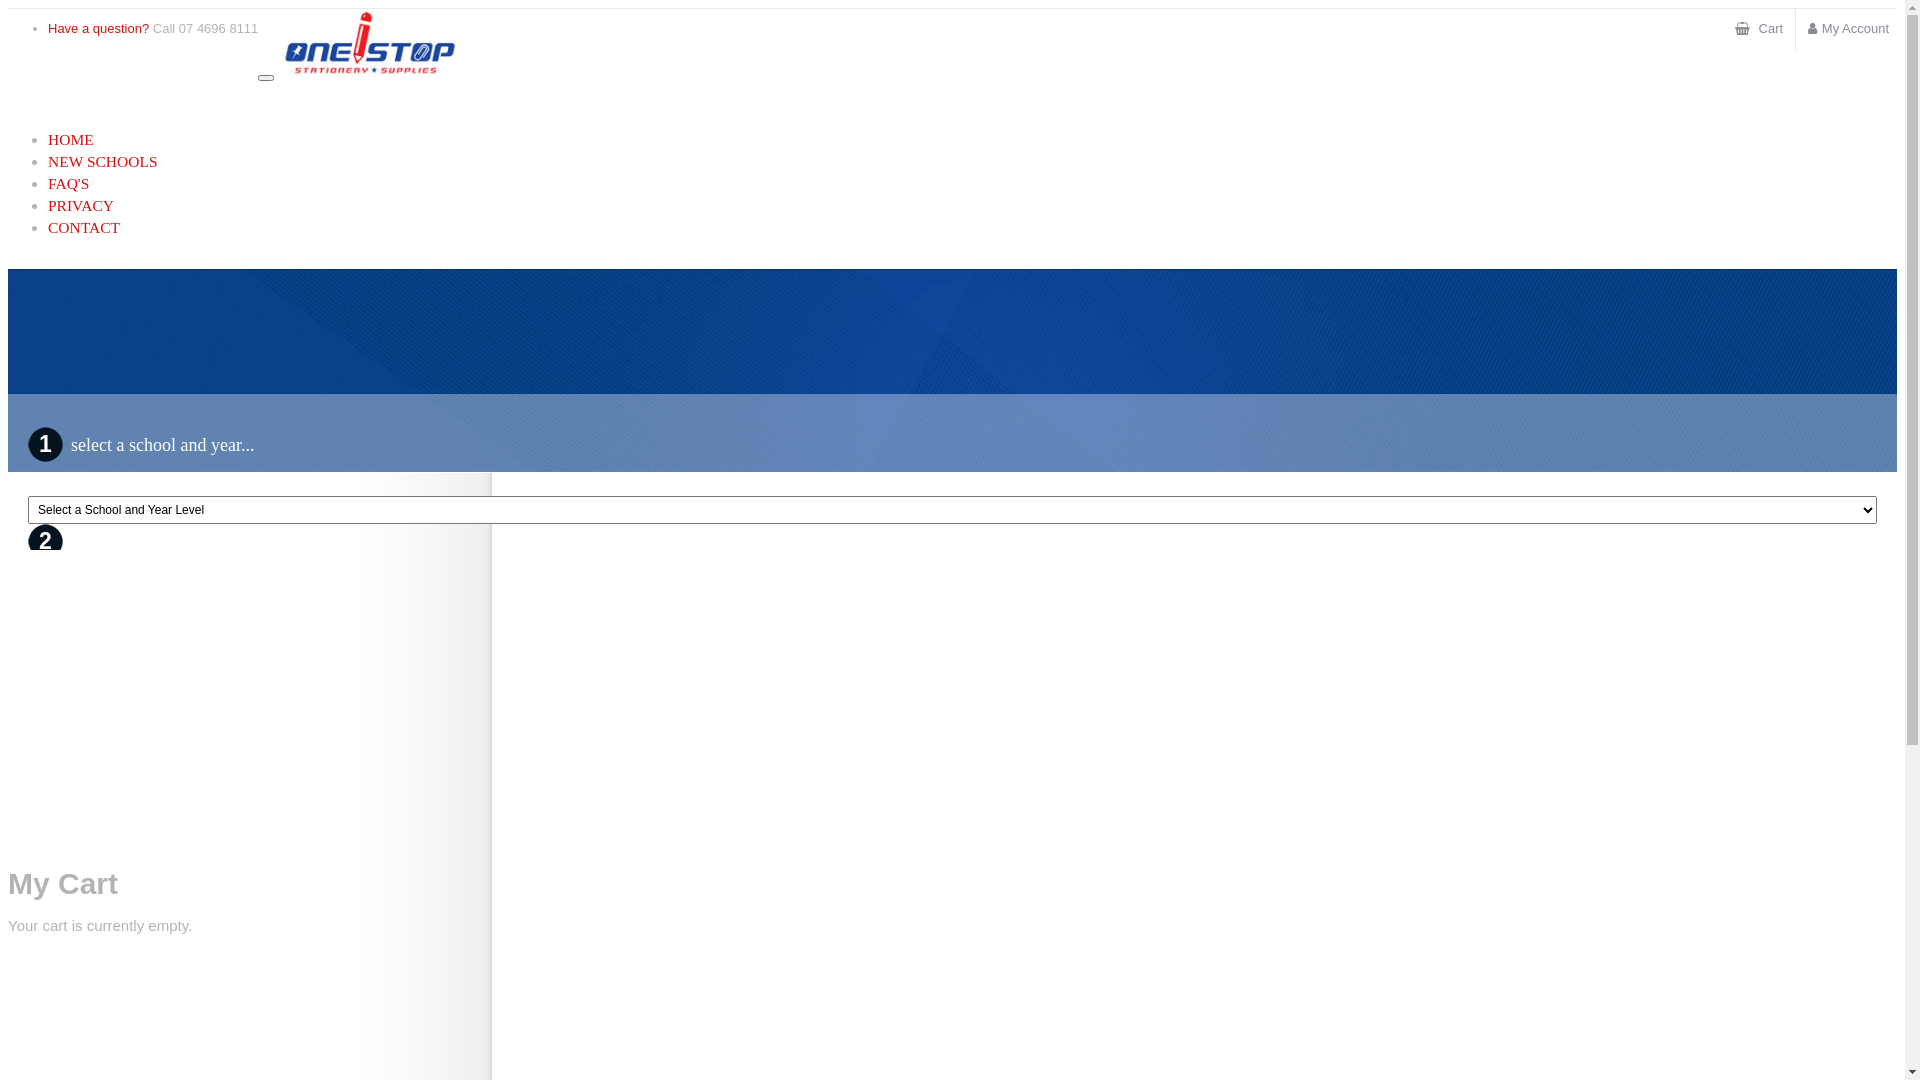 The image size is (1920, 1080). I want to click on 'HOME', so click(48, 138).